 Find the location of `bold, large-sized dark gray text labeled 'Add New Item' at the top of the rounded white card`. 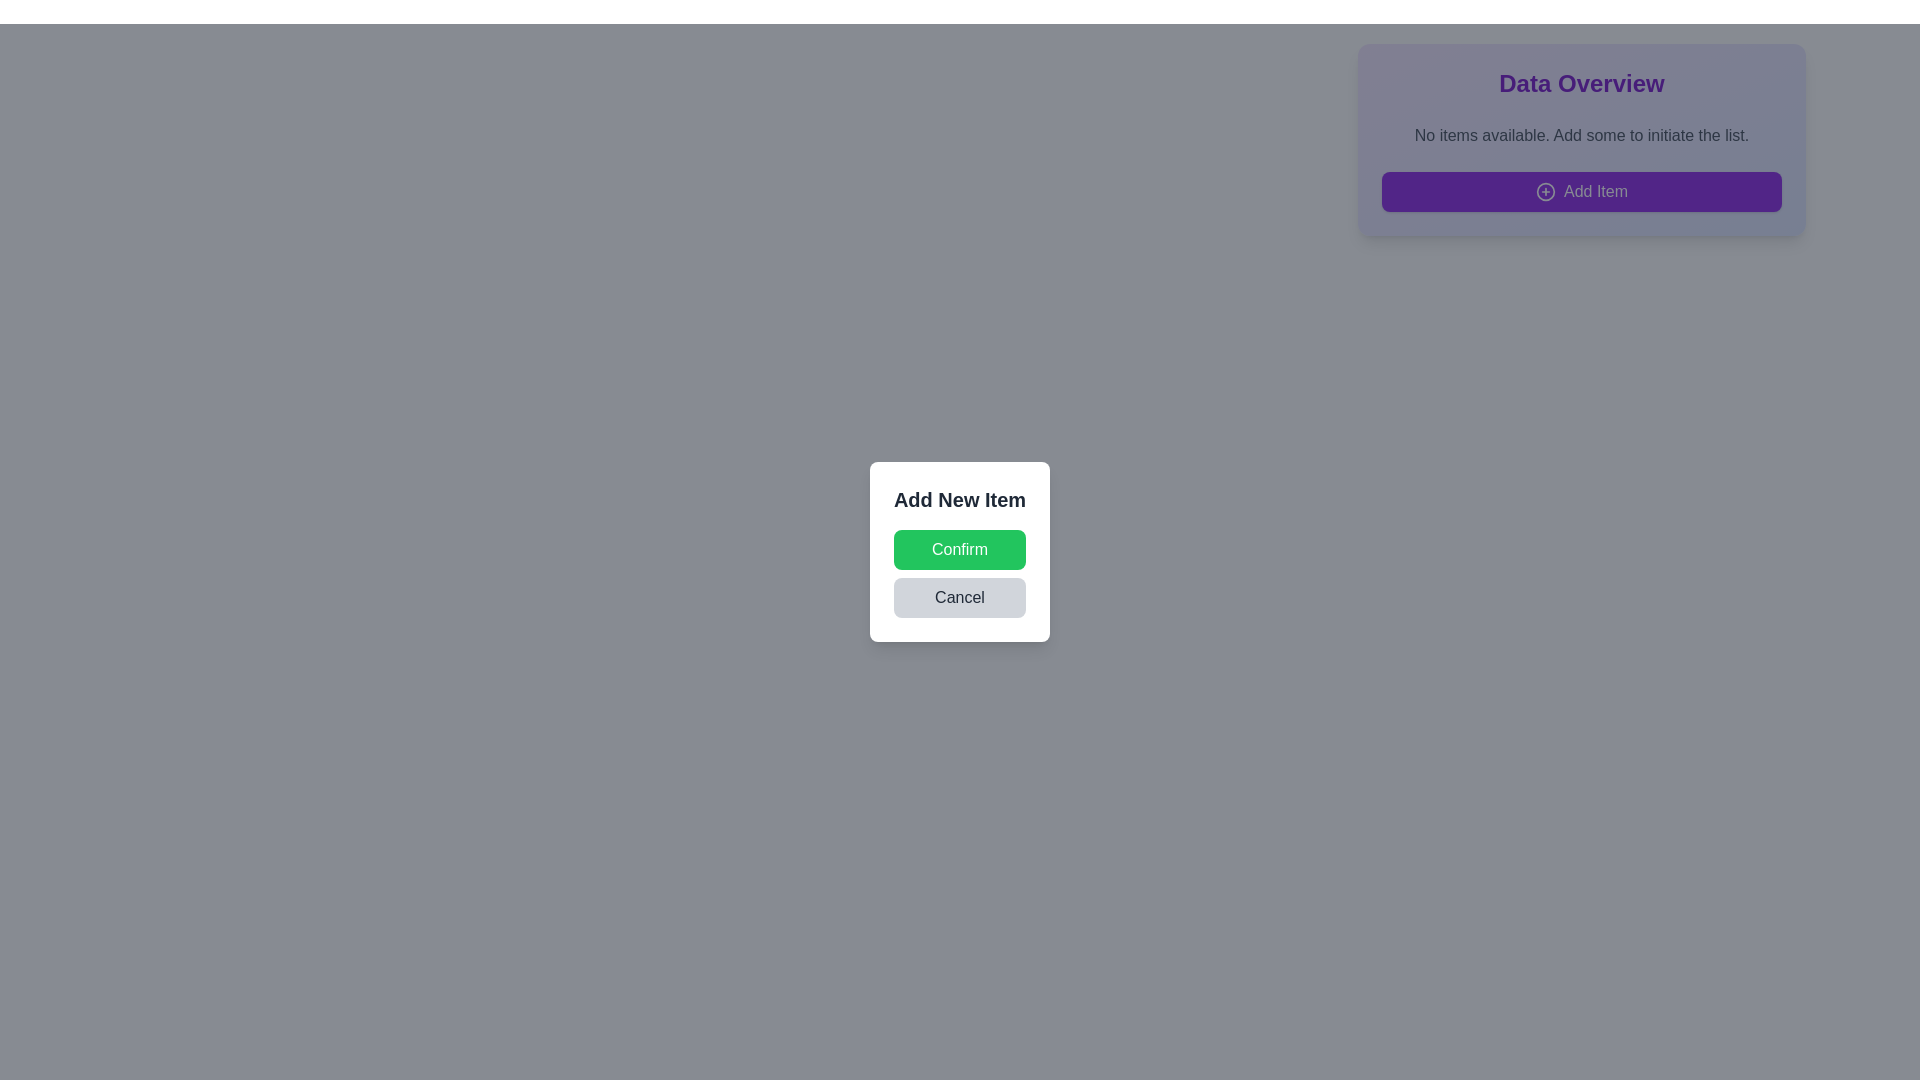

bold, large-sized dark gray text labeled 'Add New Item' at the top of the rounded white card is located at coordinates (960, 499).